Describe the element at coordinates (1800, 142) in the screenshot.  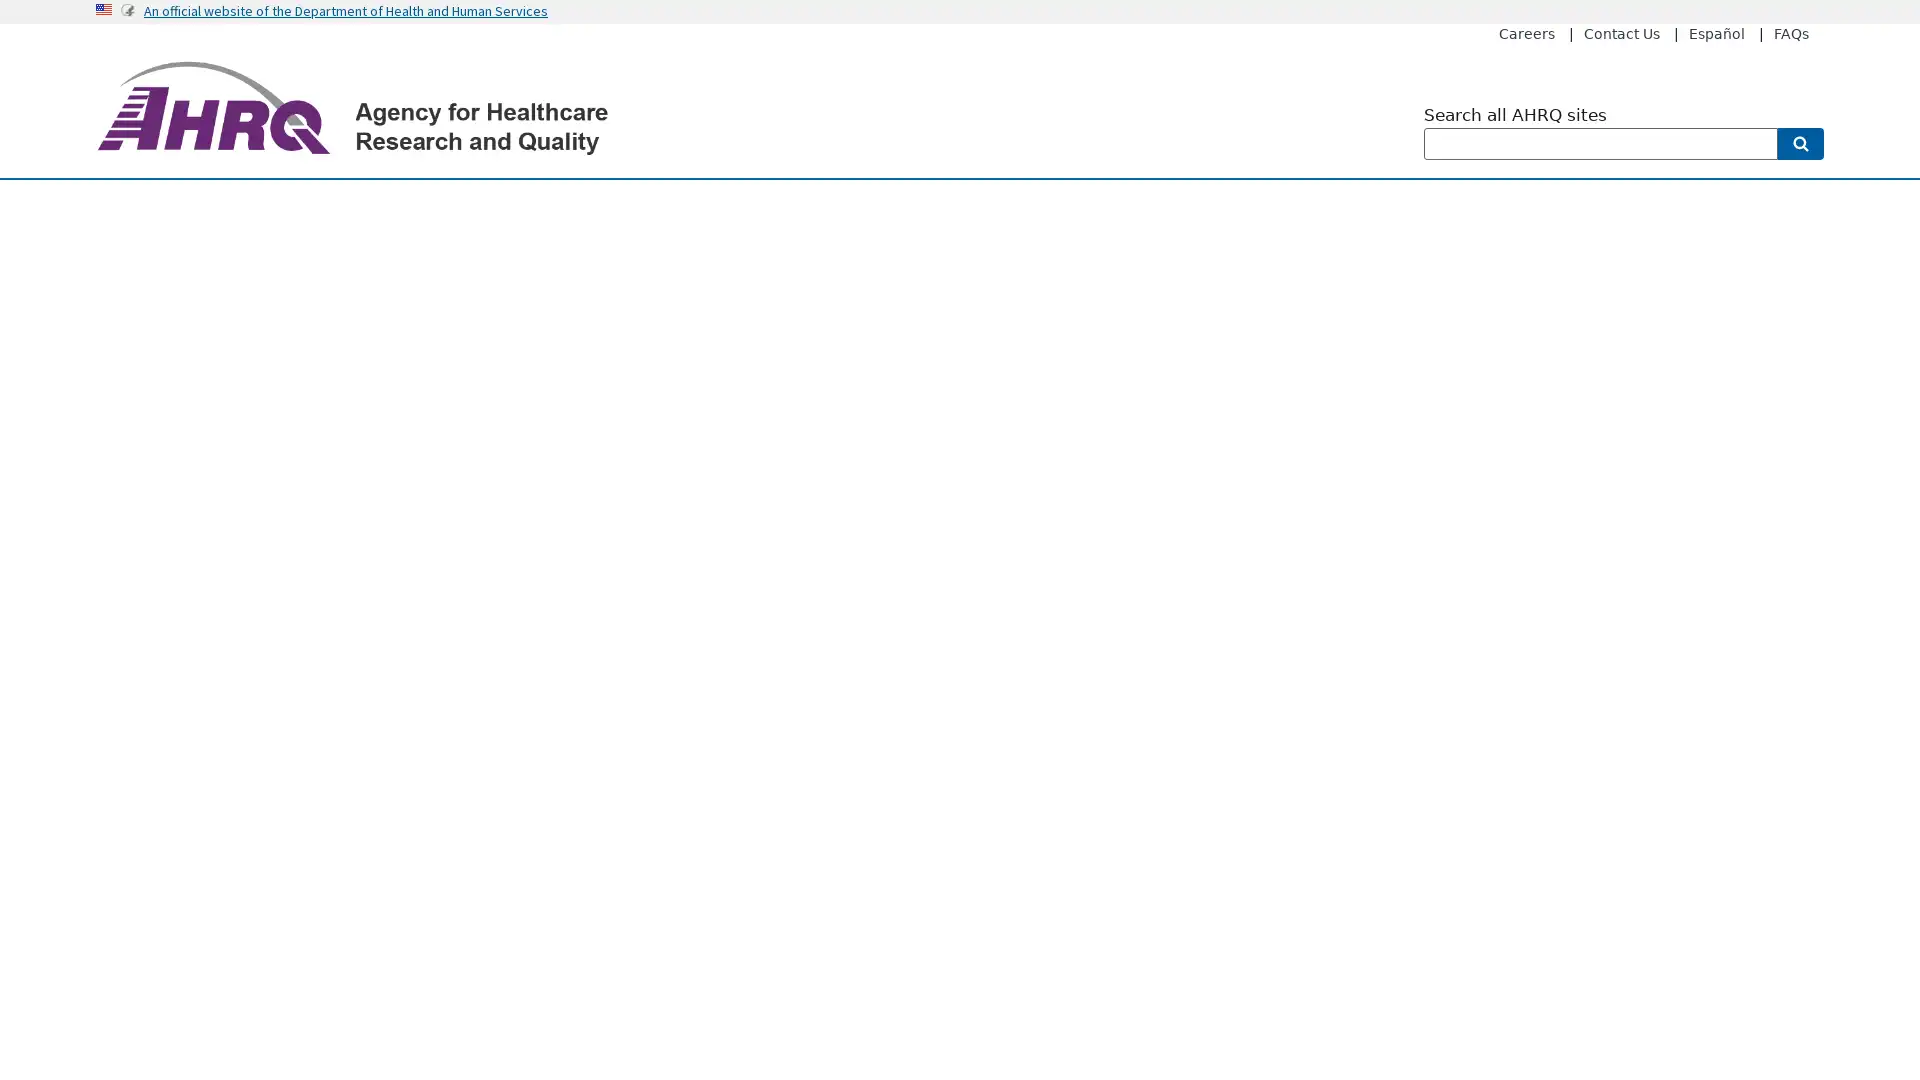
I see `Search` at that location.